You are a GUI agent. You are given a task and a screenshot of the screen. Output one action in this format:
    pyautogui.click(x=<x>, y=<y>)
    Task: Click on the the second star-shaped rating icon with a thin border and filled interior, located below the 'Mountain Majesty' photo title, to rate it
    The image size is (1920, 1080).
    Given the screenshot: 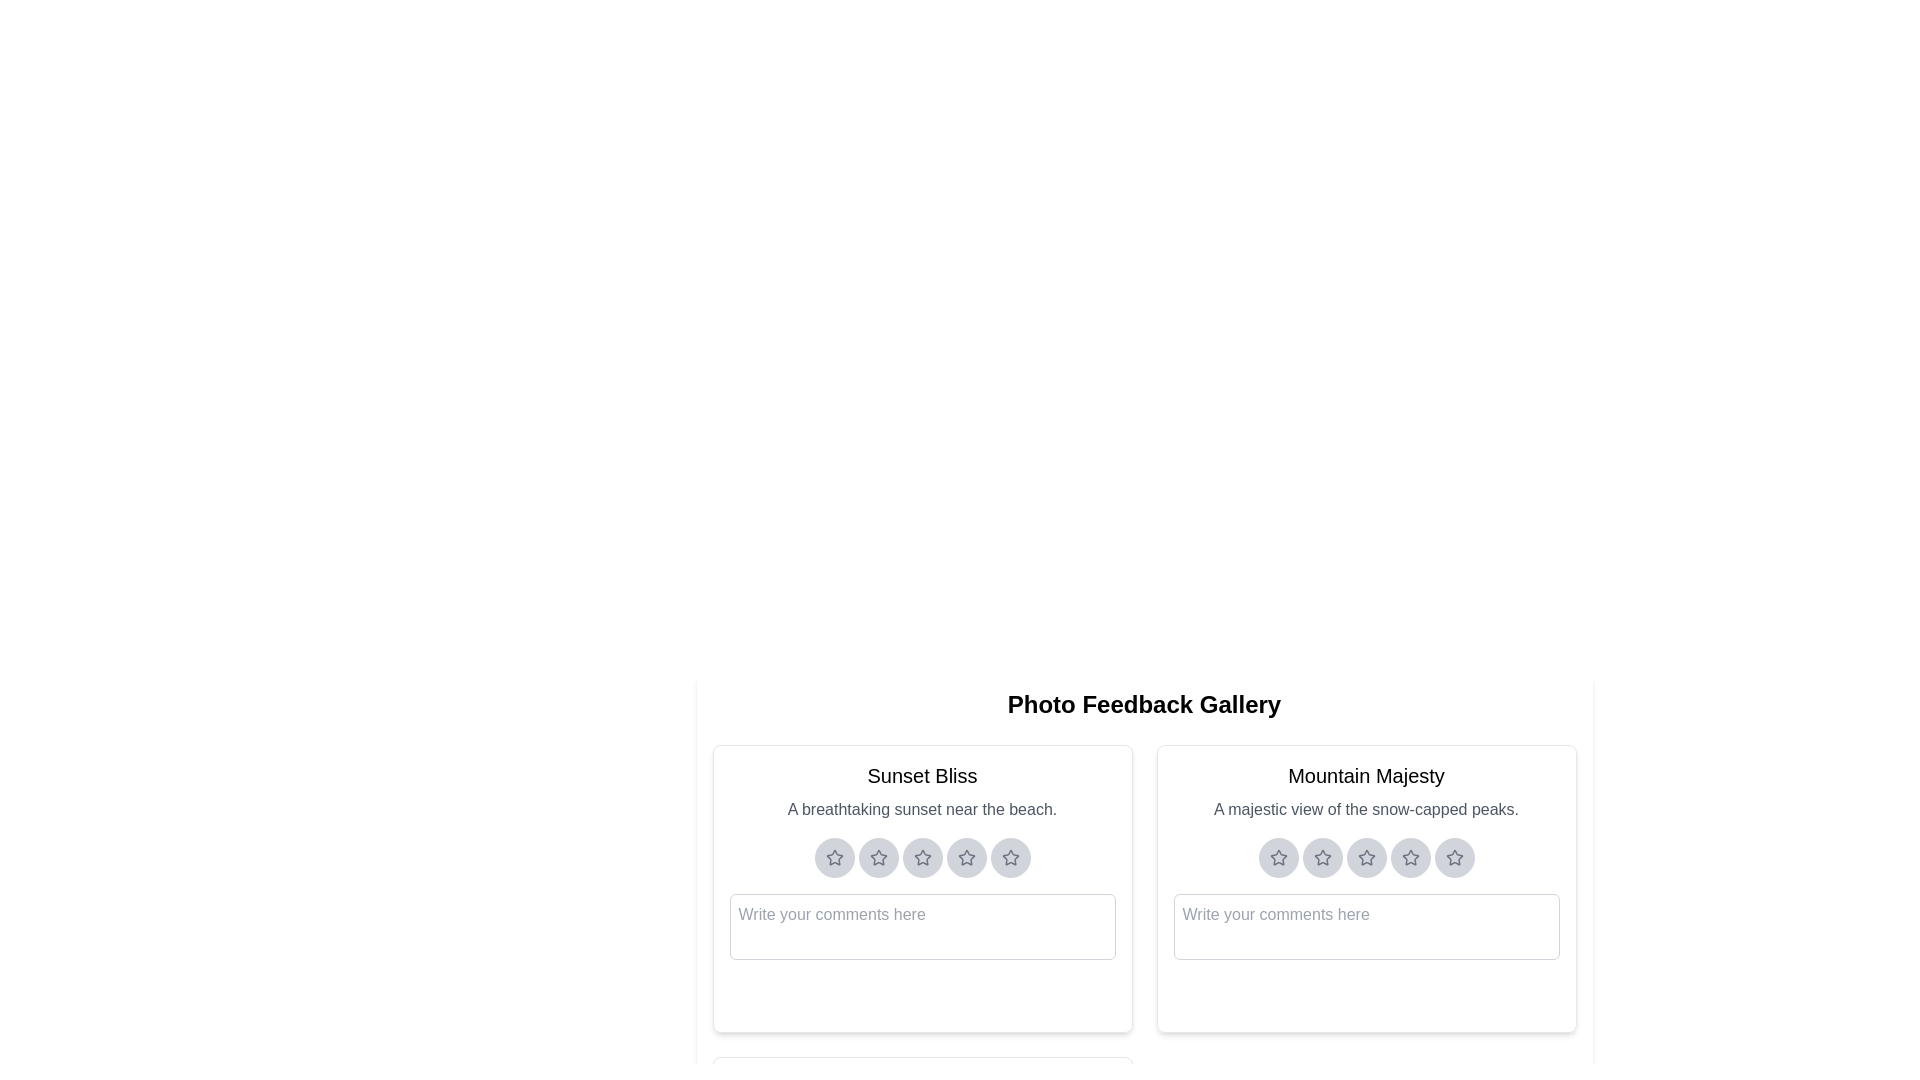 What is the action you would take?
    pyautogui.click(x=1365, y=855)
    